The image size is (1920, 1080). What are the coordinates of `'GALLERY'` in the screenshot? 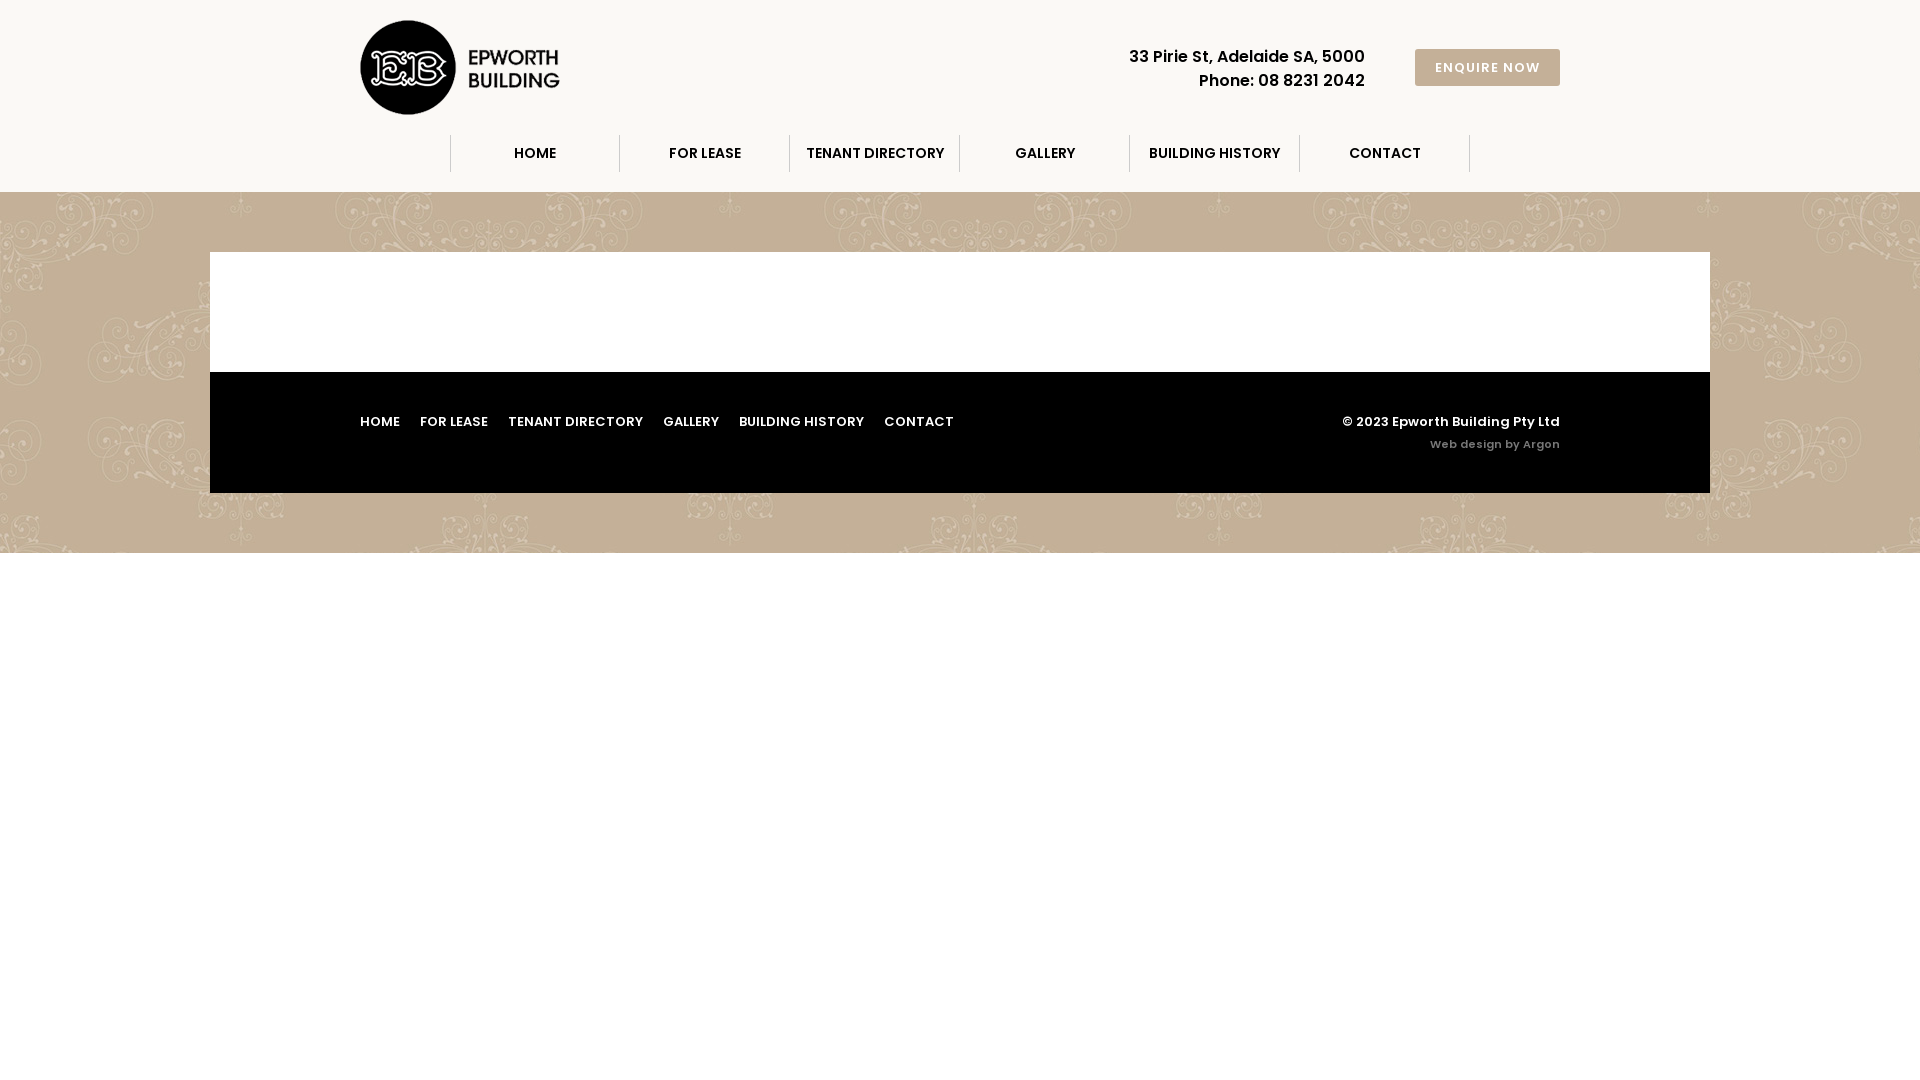 It's located at (662, 420).